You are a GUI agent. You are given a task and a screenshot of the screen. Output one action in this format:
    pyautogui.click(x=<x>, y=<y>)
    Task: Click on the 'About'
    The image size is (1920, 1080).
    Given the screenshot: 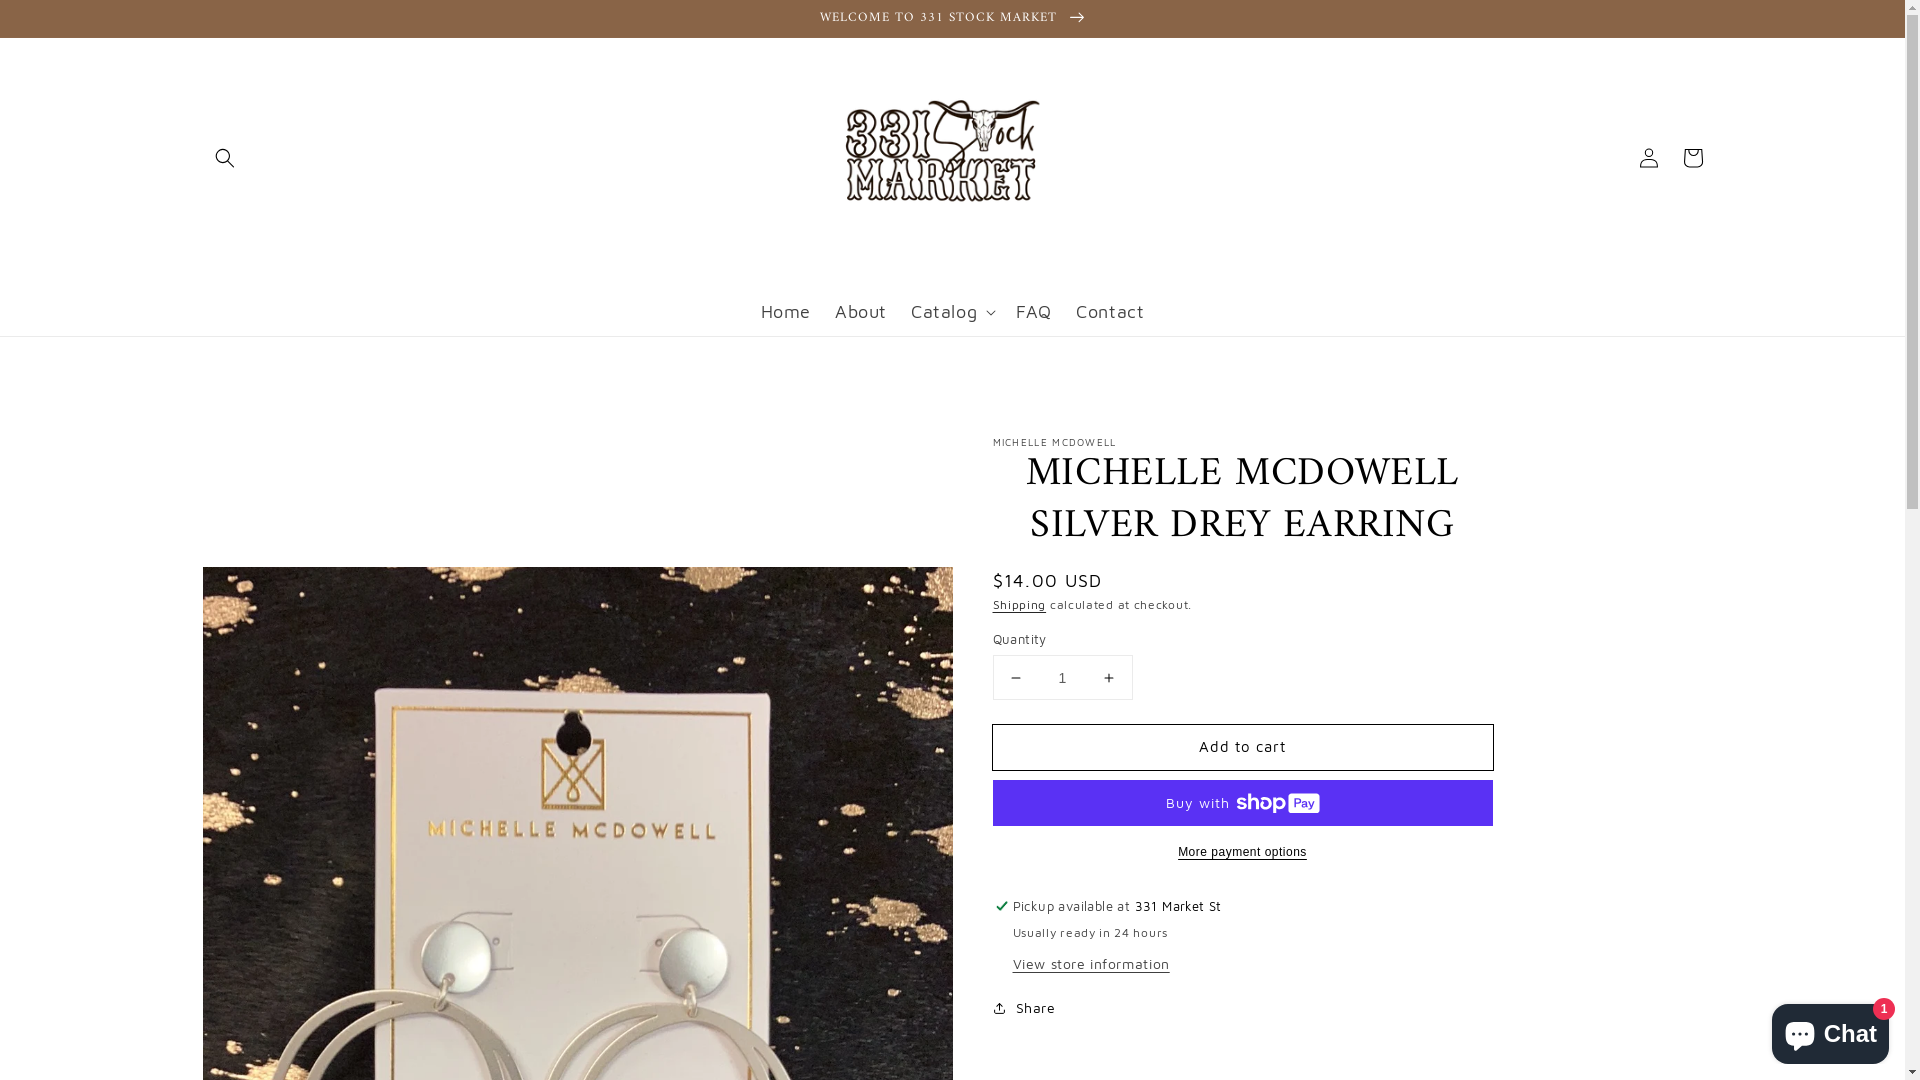 What is the action you would take?
    pyautogui.click(x=860, y=311)
    